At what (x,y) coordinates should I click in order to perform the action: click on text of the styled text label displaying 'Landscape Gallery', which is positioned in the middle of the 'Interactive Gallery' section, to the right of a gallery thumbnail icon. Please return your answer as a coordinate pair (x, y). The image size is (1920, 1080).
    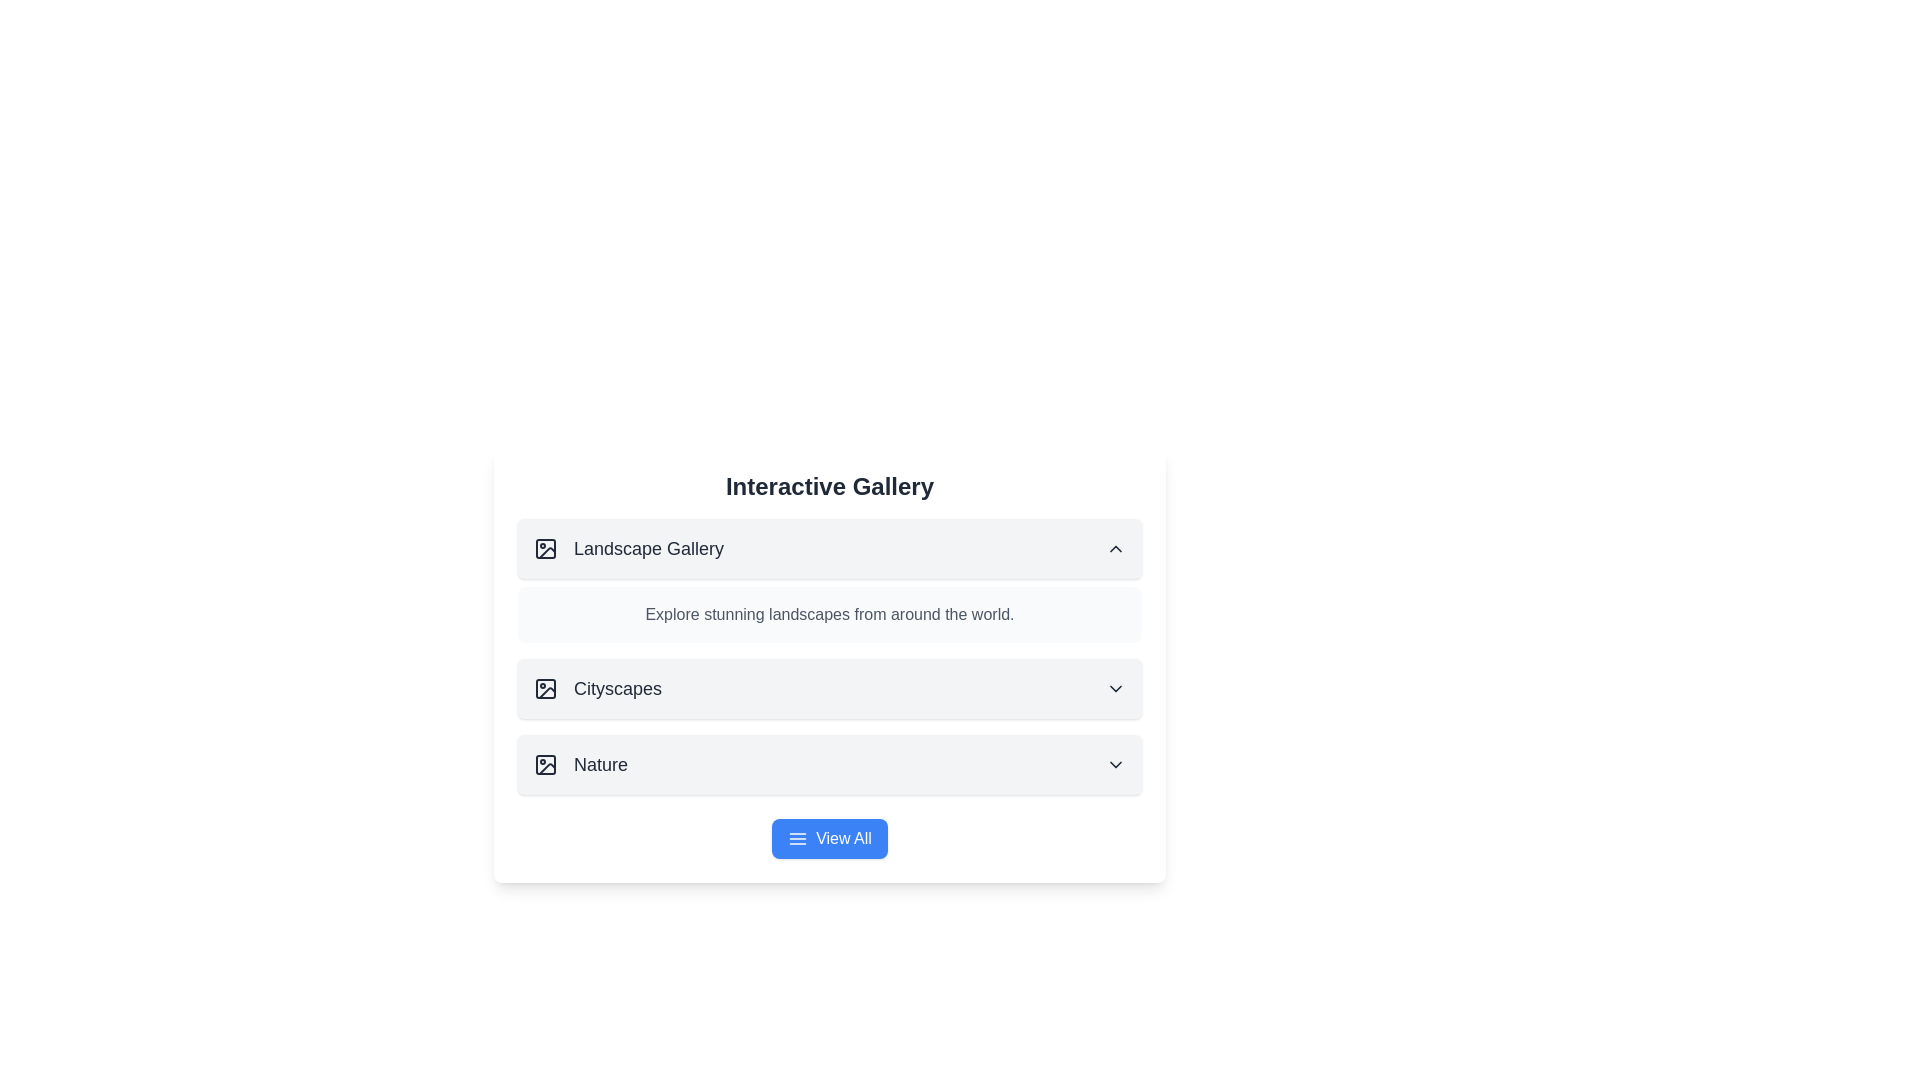
    Looking at the image, I should click on (648, 548).